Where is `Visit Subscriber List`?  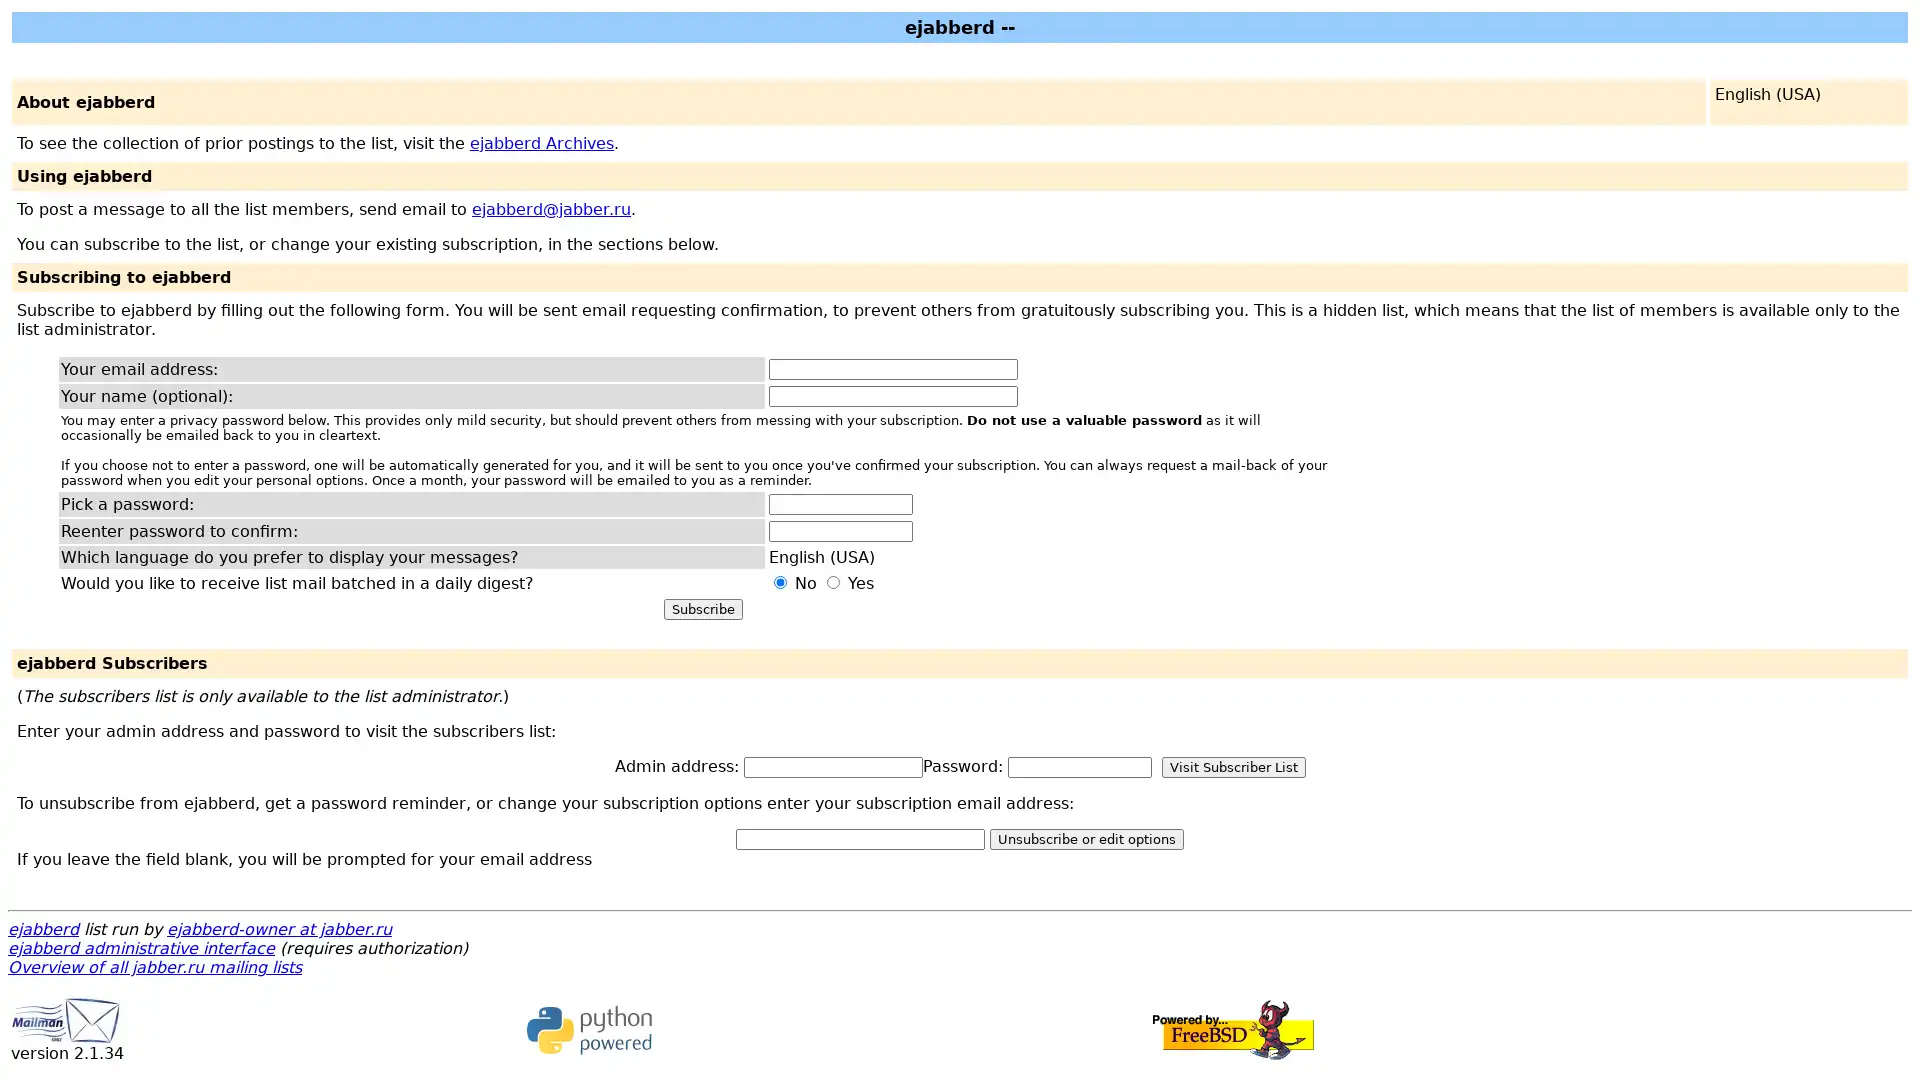 Visit Subscriber List is located at coordinates (1232, 766).